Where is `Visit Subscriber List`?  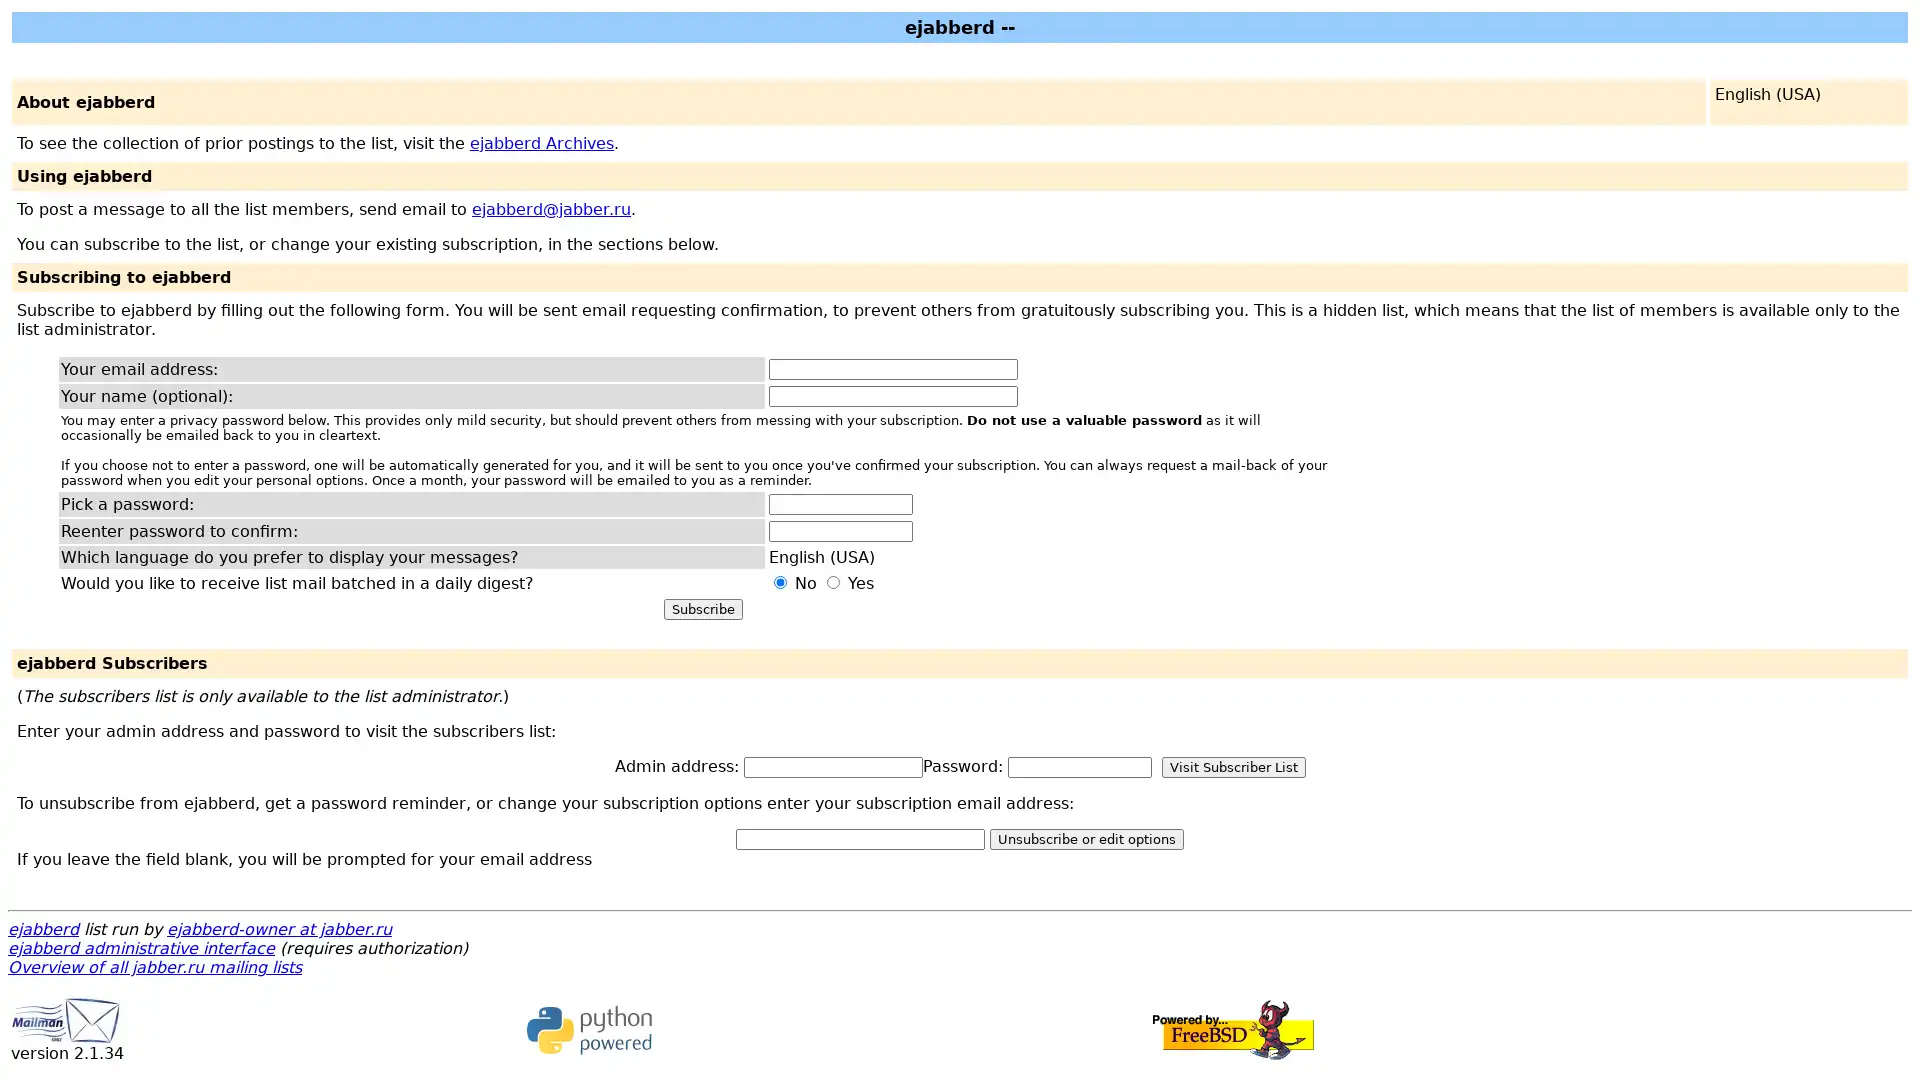 Visit Subscriber List is located at coordinates (1232, 766).